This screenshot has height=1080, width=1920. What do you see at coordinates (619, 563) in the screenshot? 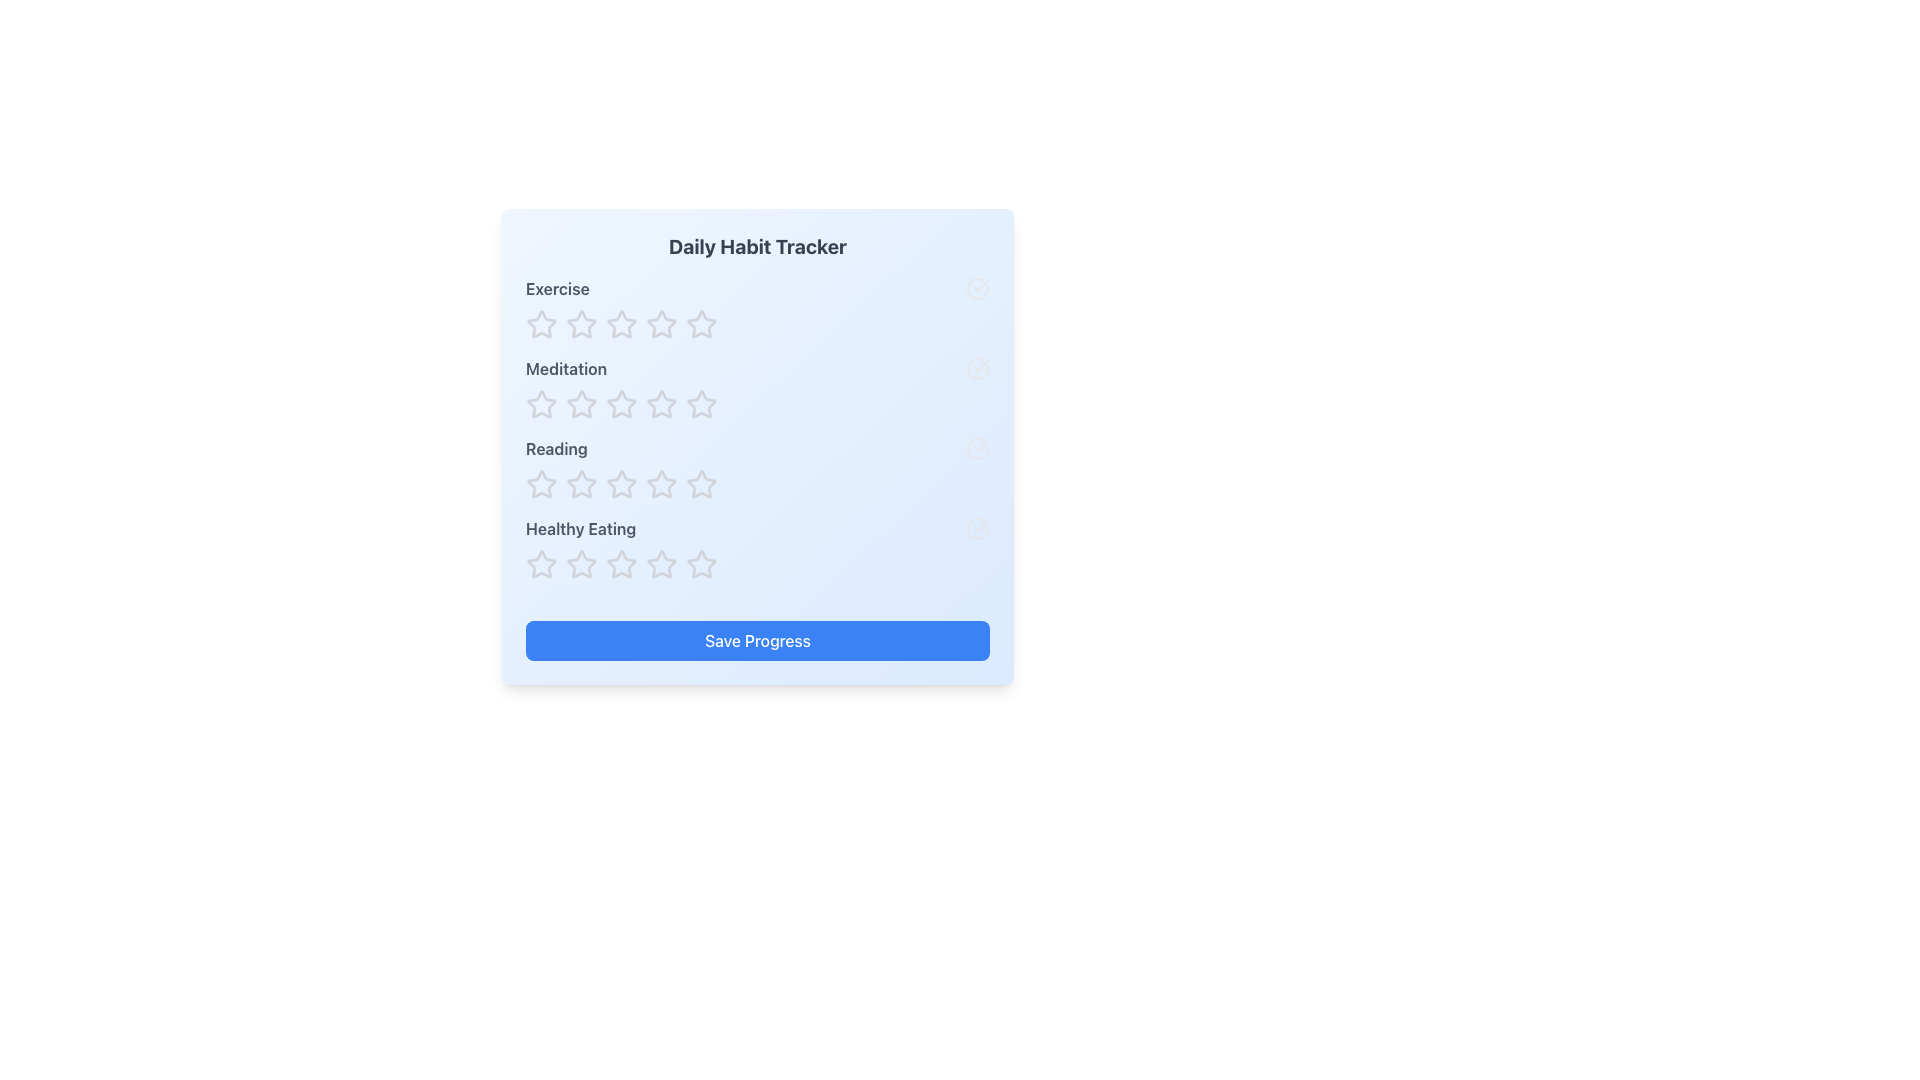
I see `the first star icon in the rating system for the 'Healthy Eating' habit` at bounding box center [619, 563].